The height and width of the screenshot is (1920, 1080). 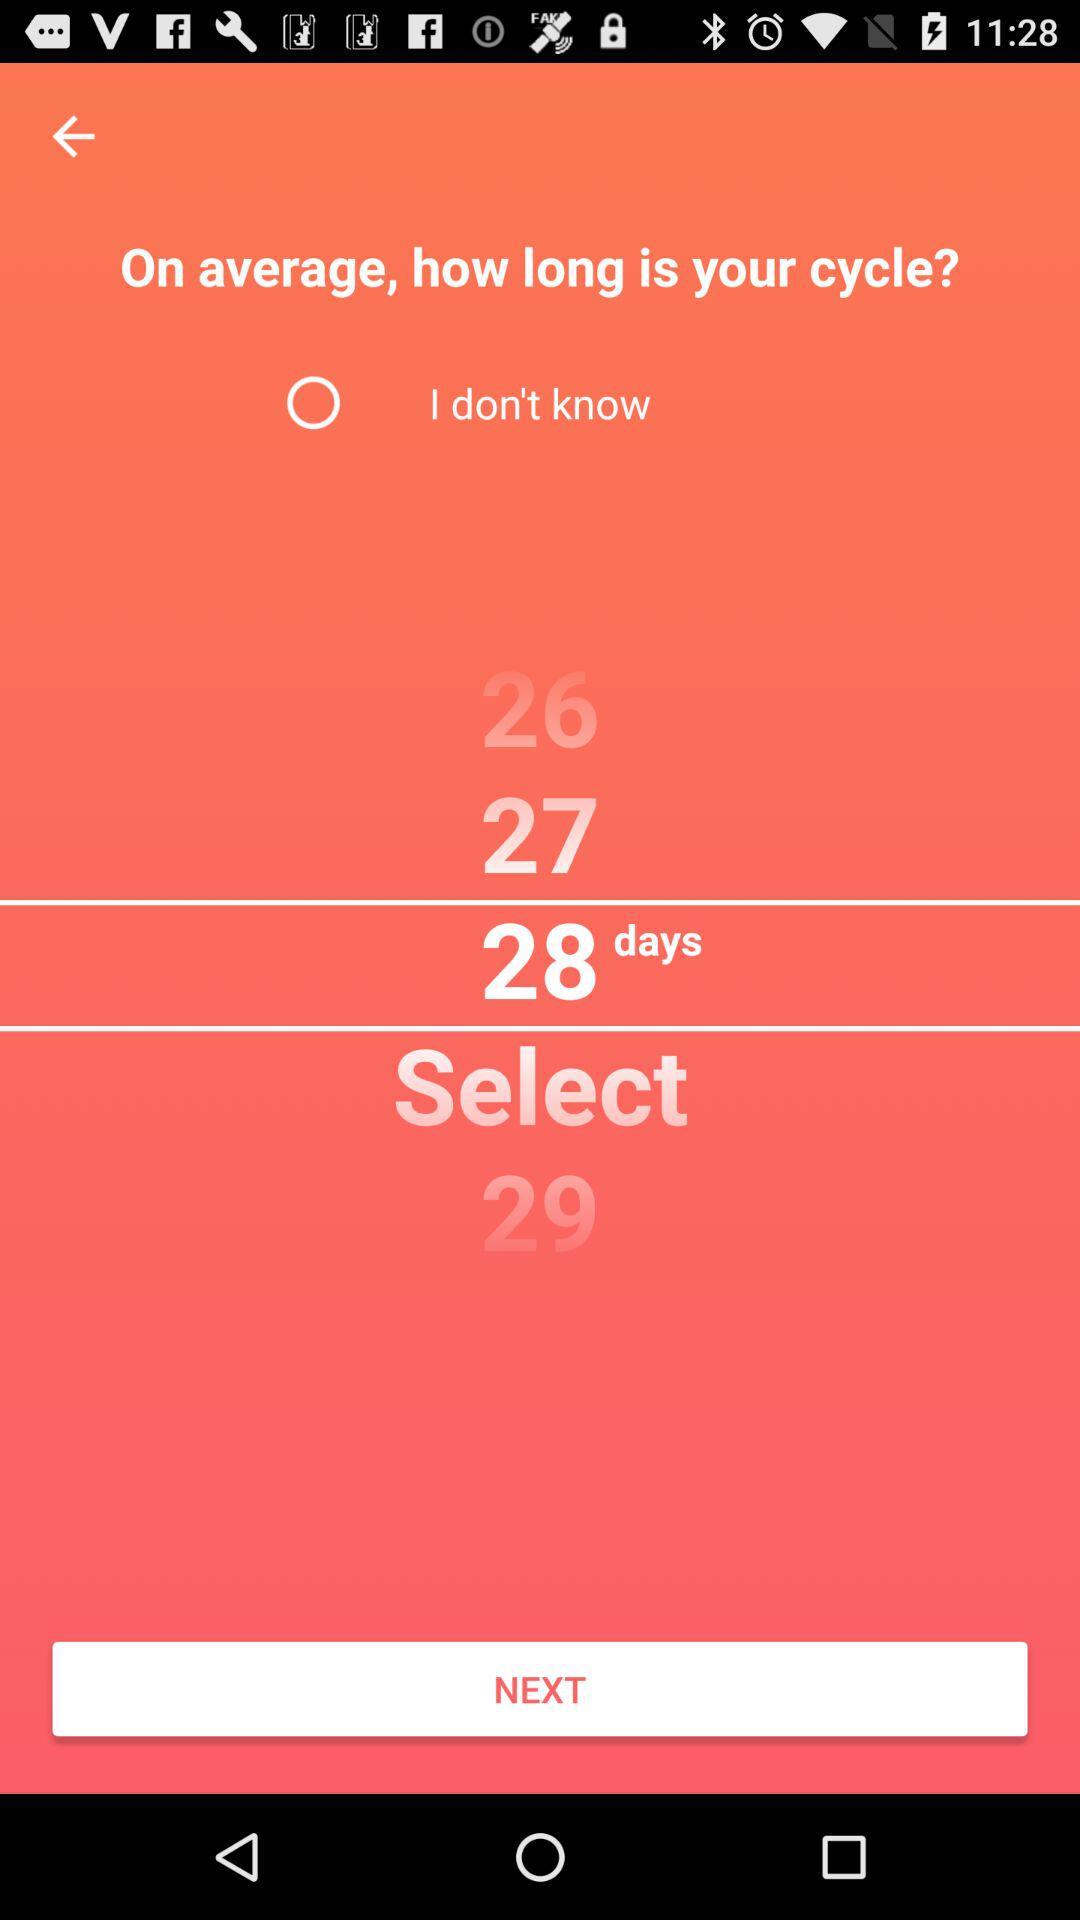 What do you see at coordinates (72, 135) in the screenshot?
I see `the item above the on average how item` at bounding box center [72, 135].